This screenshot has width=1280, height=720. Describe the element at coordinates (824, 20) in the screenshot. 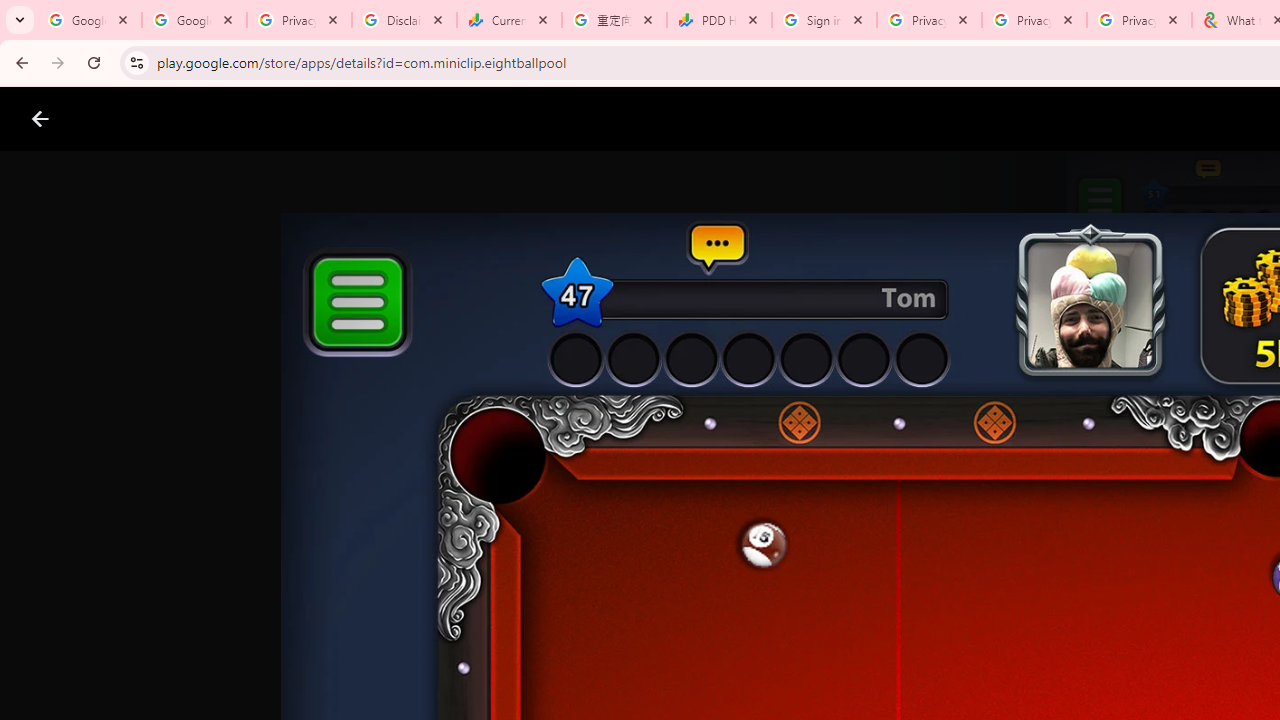

I see `'Sign in - Google Accounts'` at that location.